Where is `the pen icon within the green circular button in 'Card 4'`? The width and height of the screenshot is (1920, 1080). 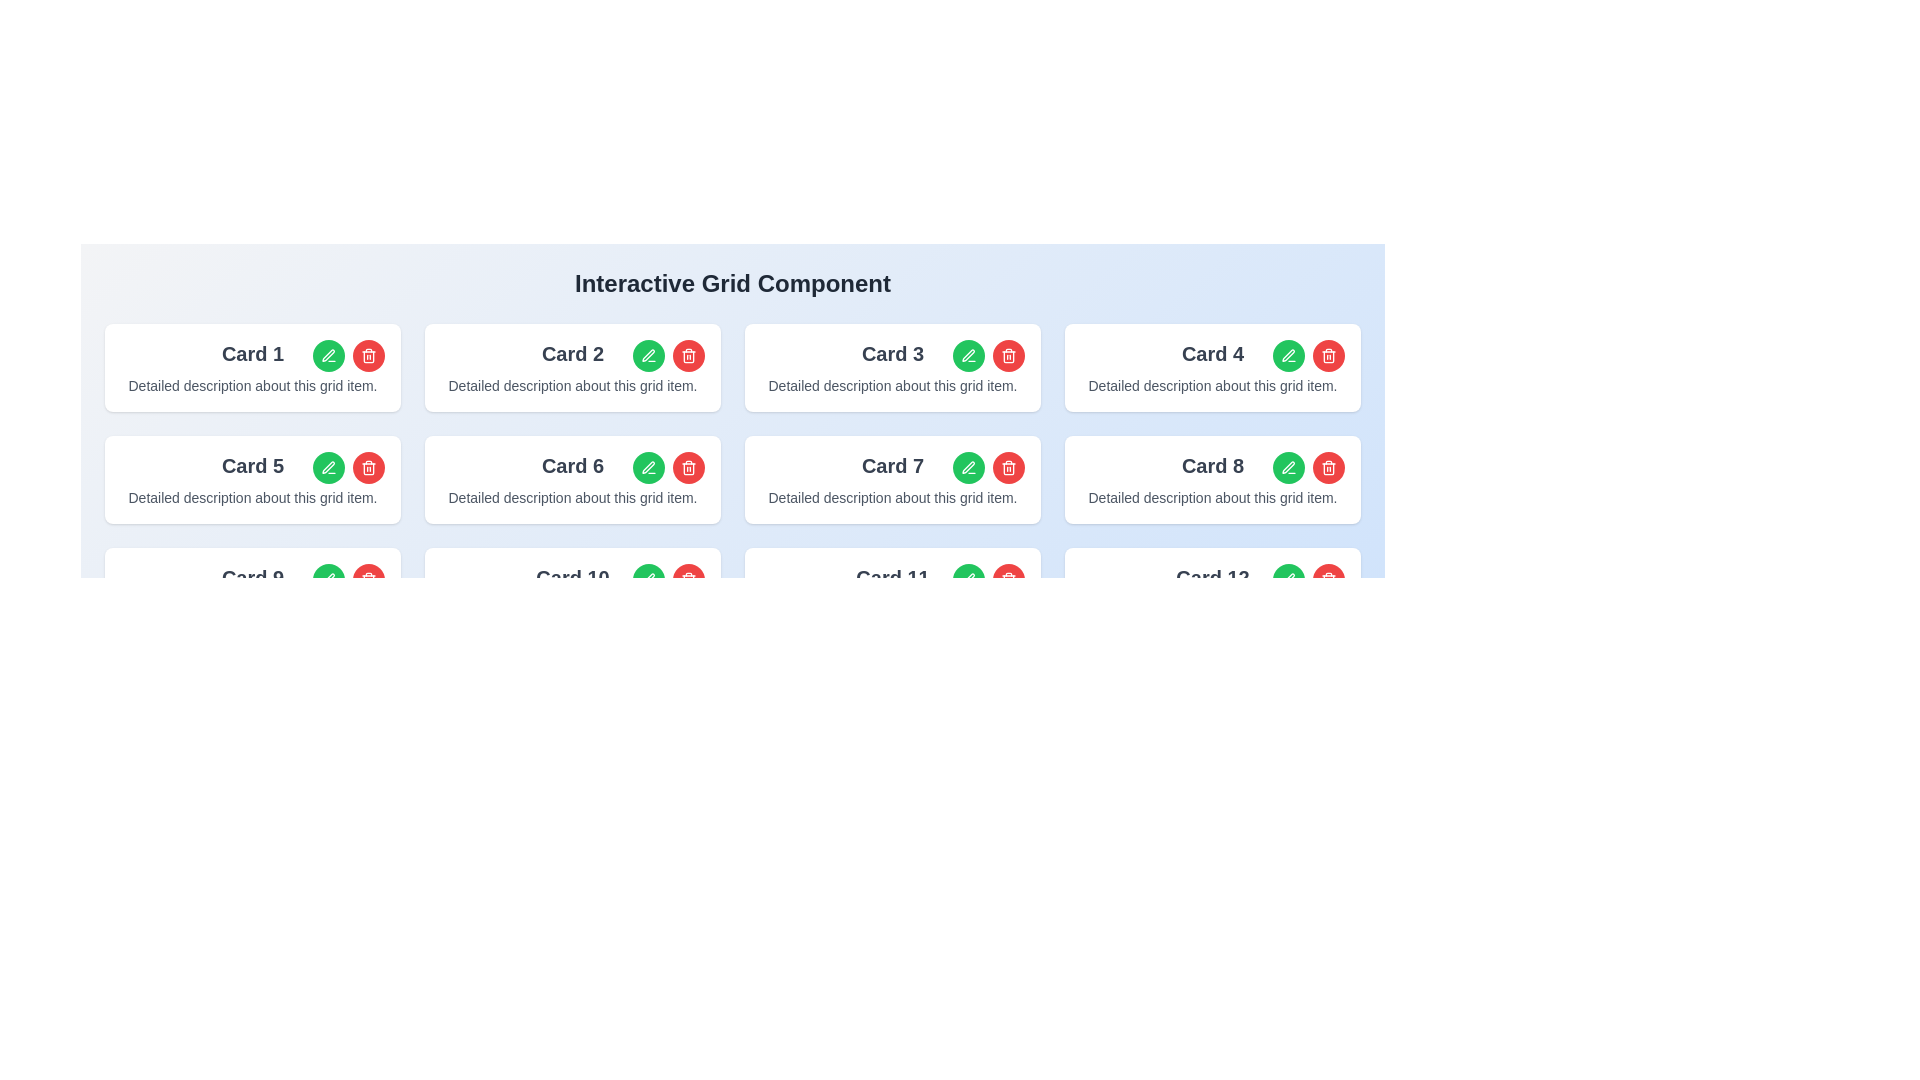
the pen icon within the green circular button in 'Card 4' is located at coordinates (1289, 579).